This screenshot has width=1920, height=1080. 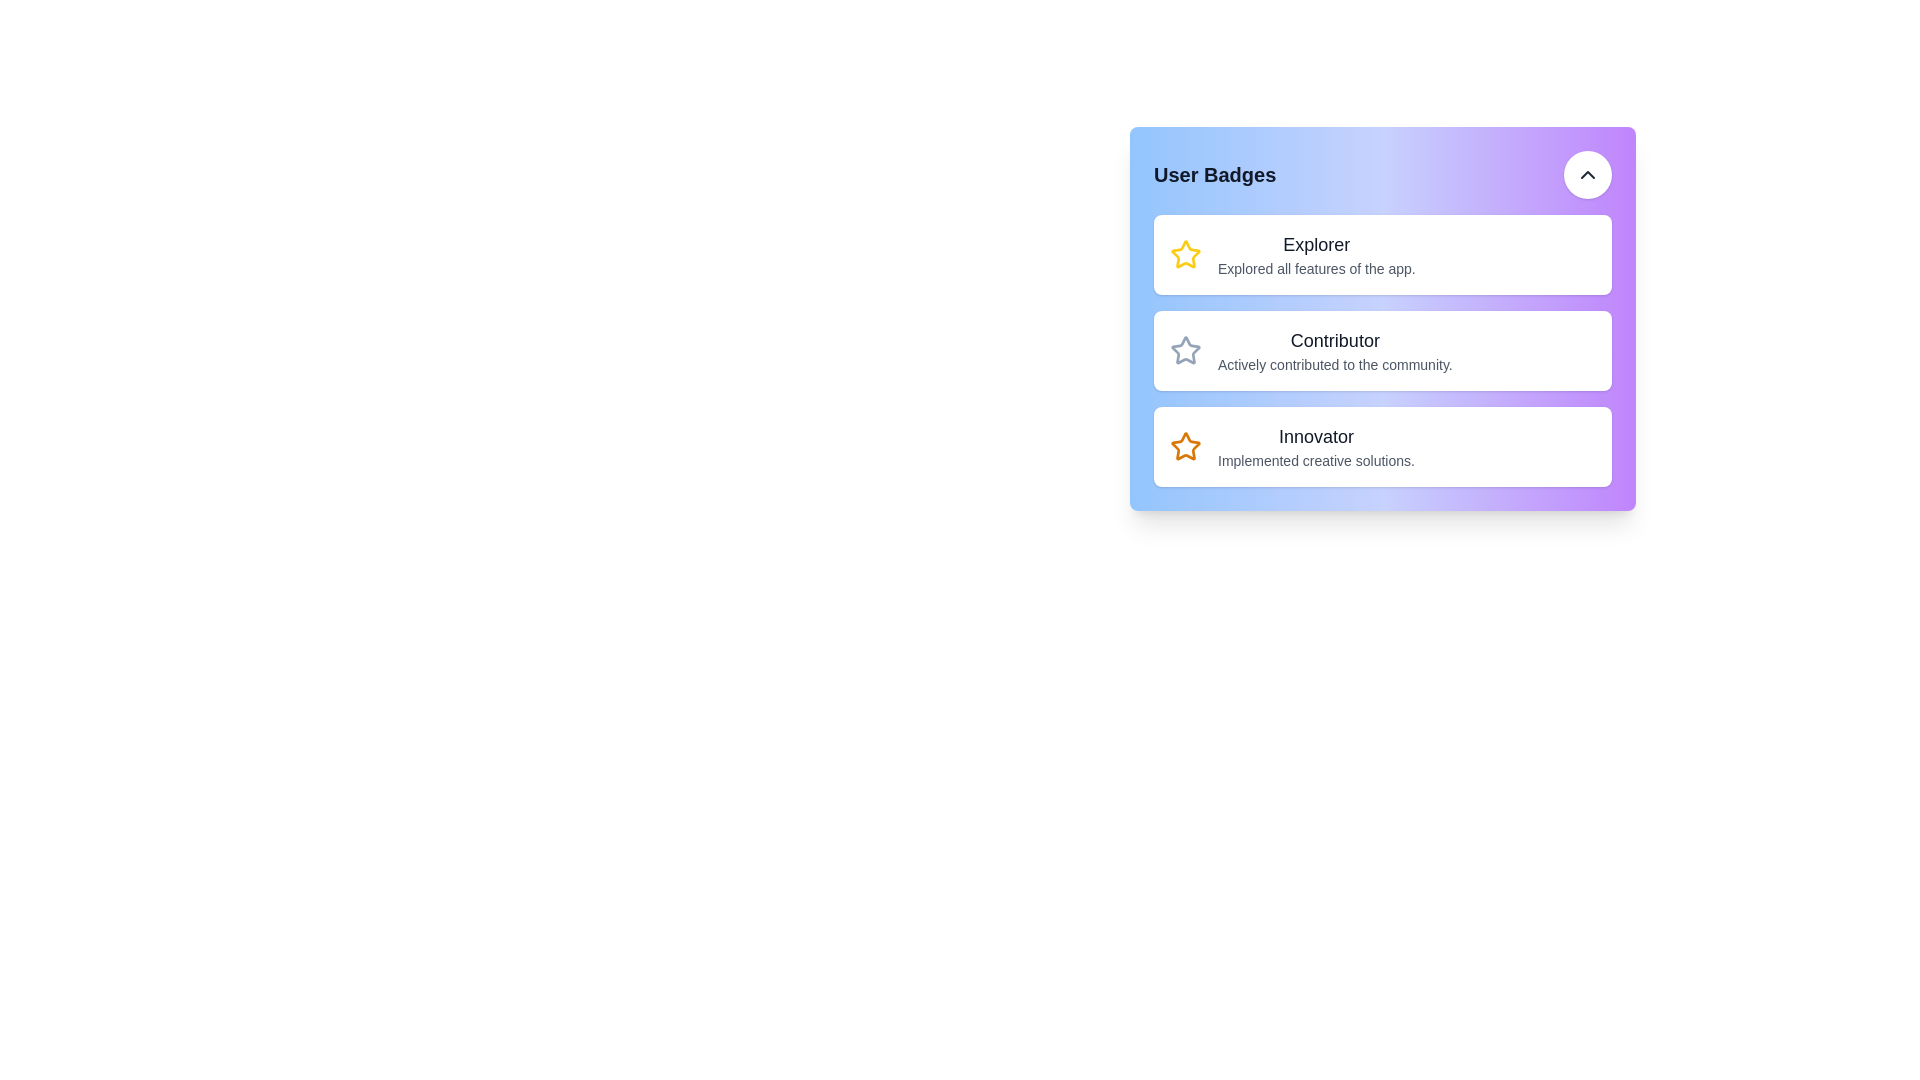 I want to click on the static text label displaying 'Implemented creative solutions.' located below the heading 'Innovator' in the card layout, so click(x=1316, y=461).